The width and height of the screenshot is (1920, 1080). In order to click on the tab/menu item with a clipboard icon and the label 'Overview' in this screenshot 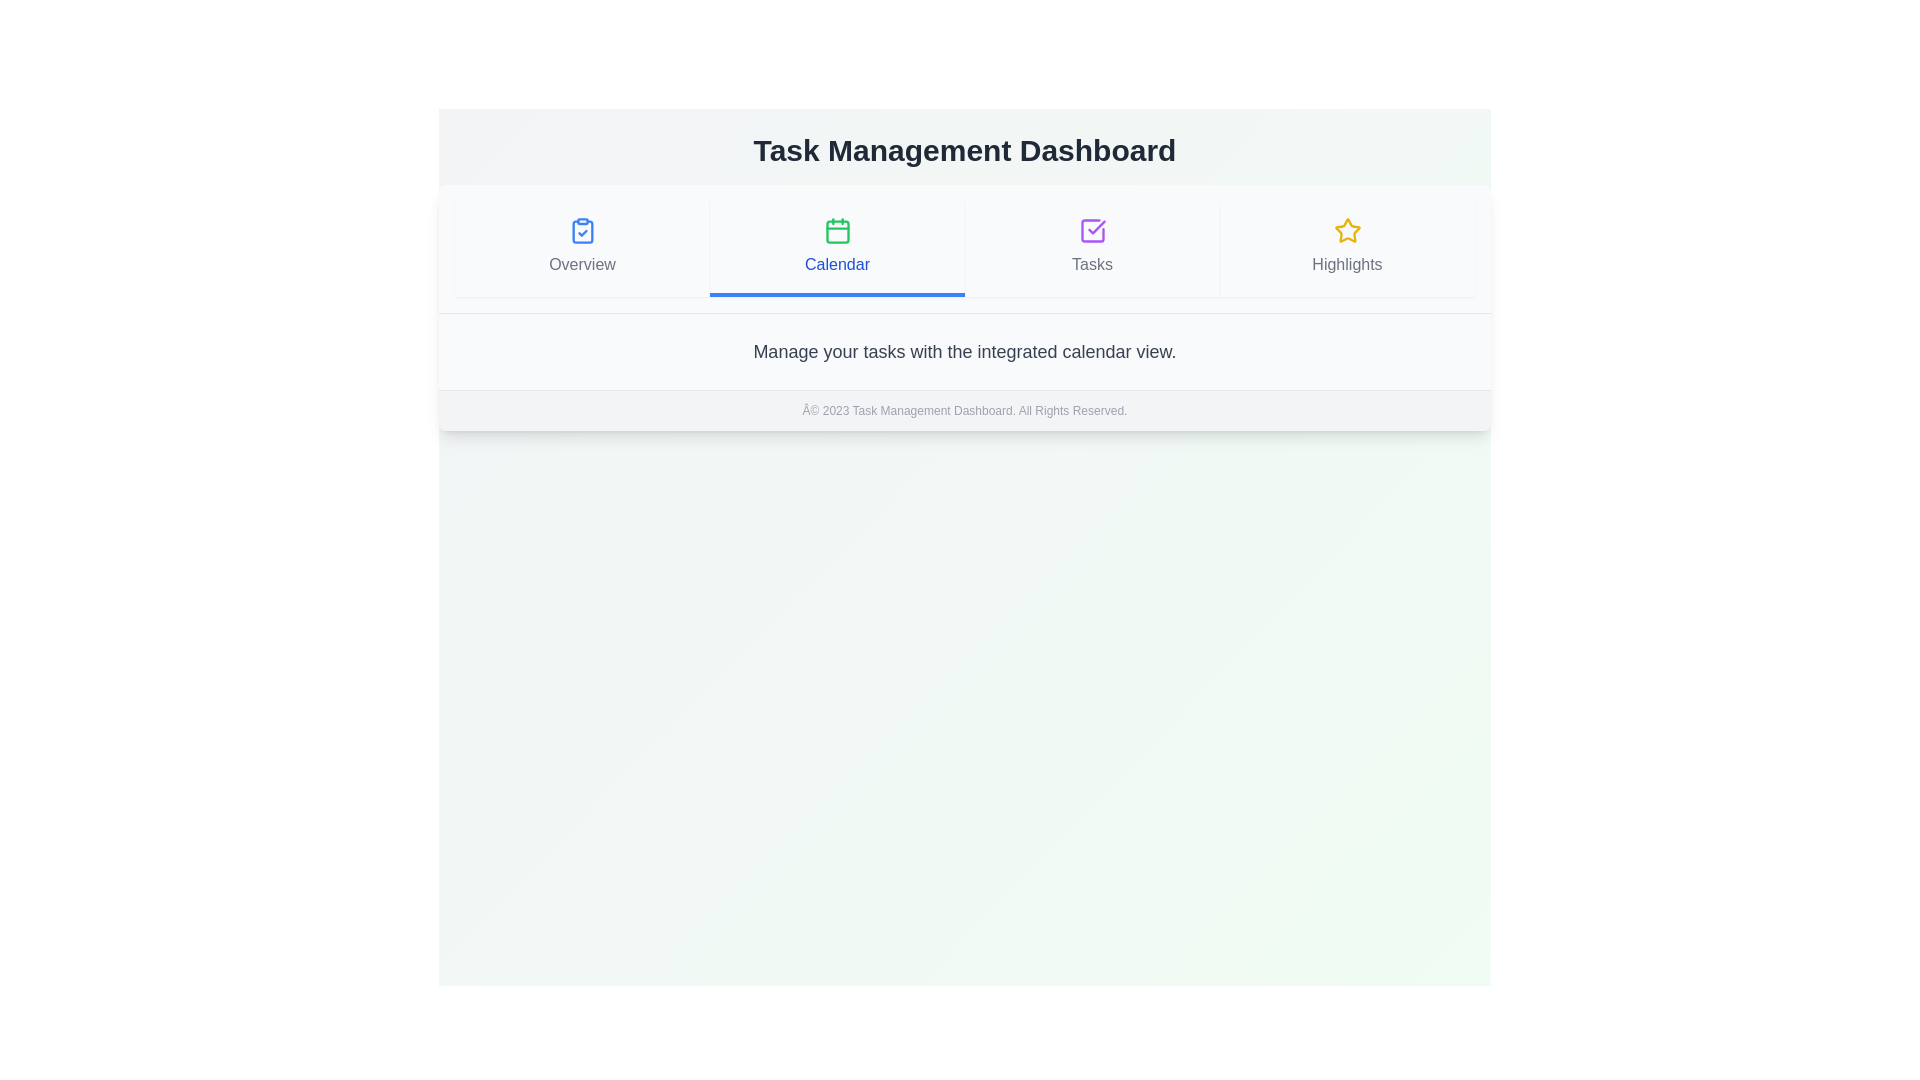, I will do `click(581, 245)`.